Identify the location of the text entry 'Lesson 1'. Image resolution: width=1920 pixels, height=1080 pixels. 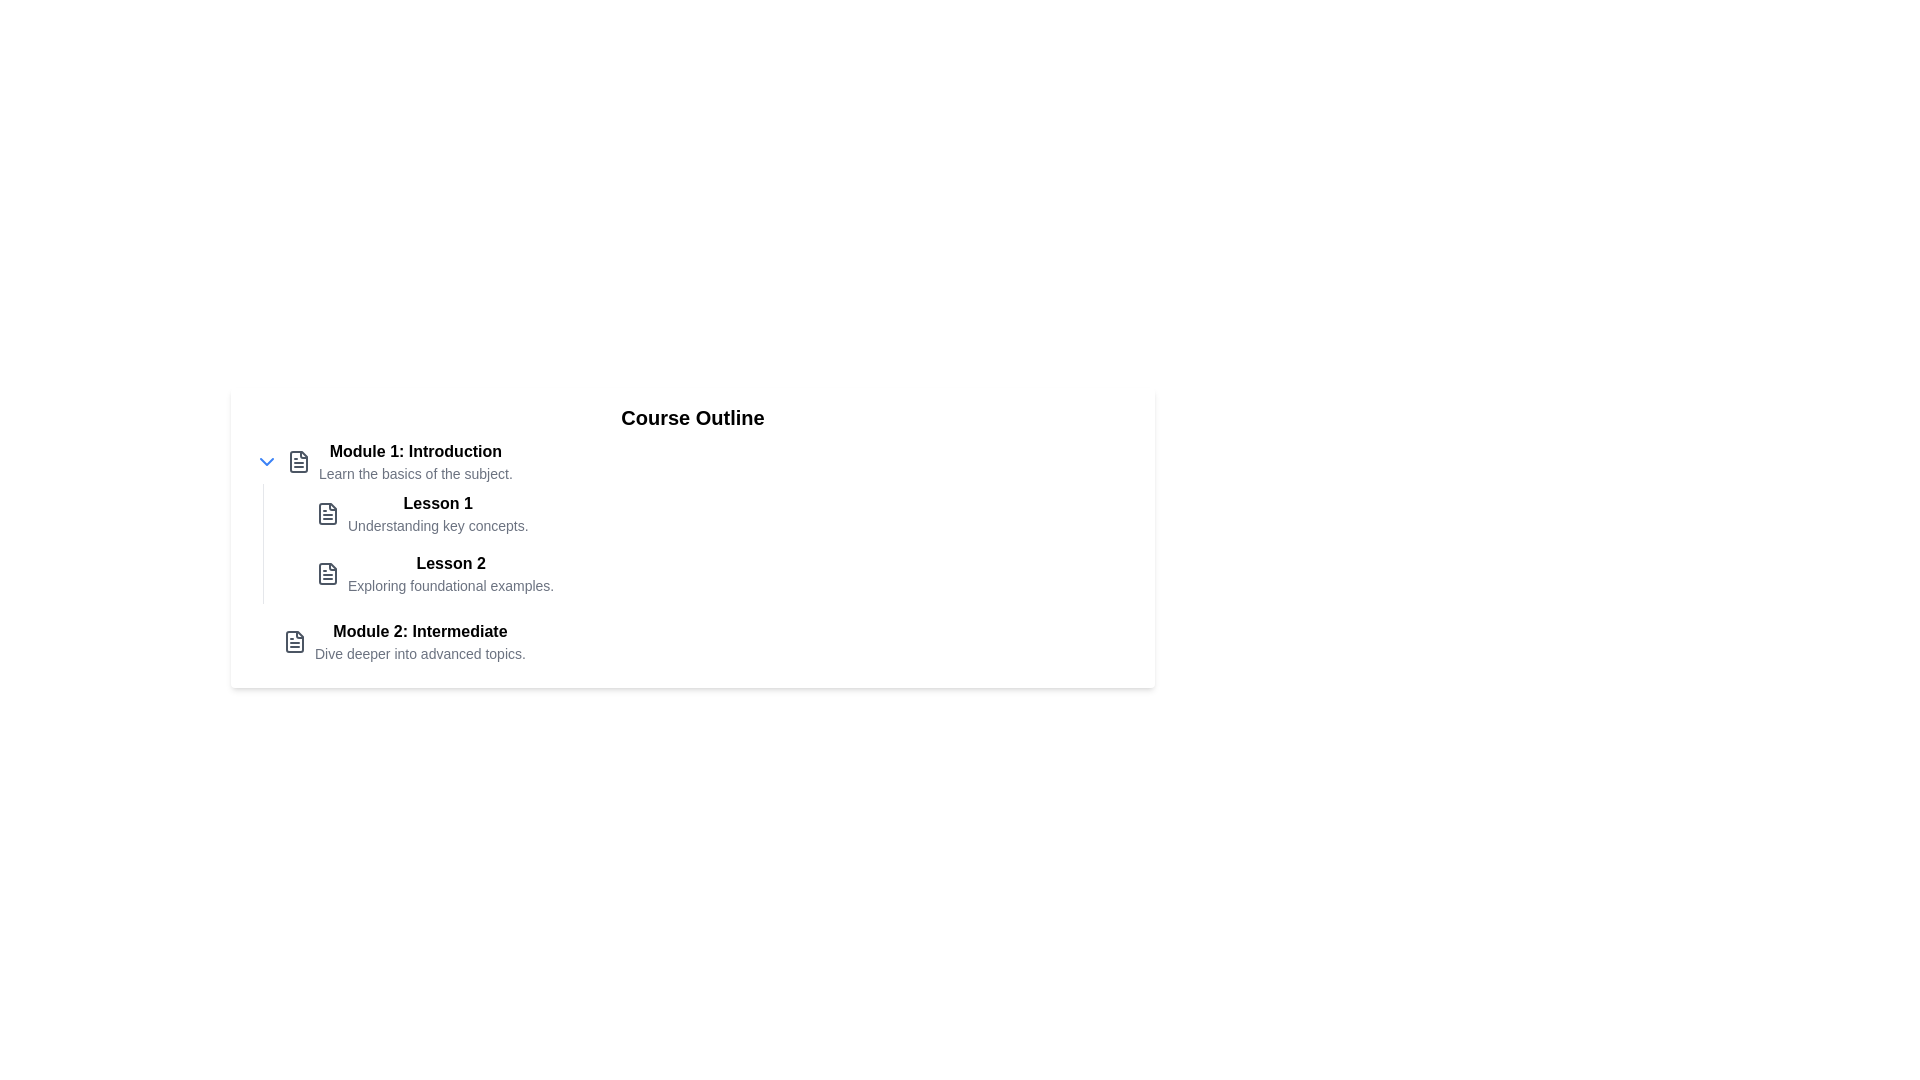
(437, 512).